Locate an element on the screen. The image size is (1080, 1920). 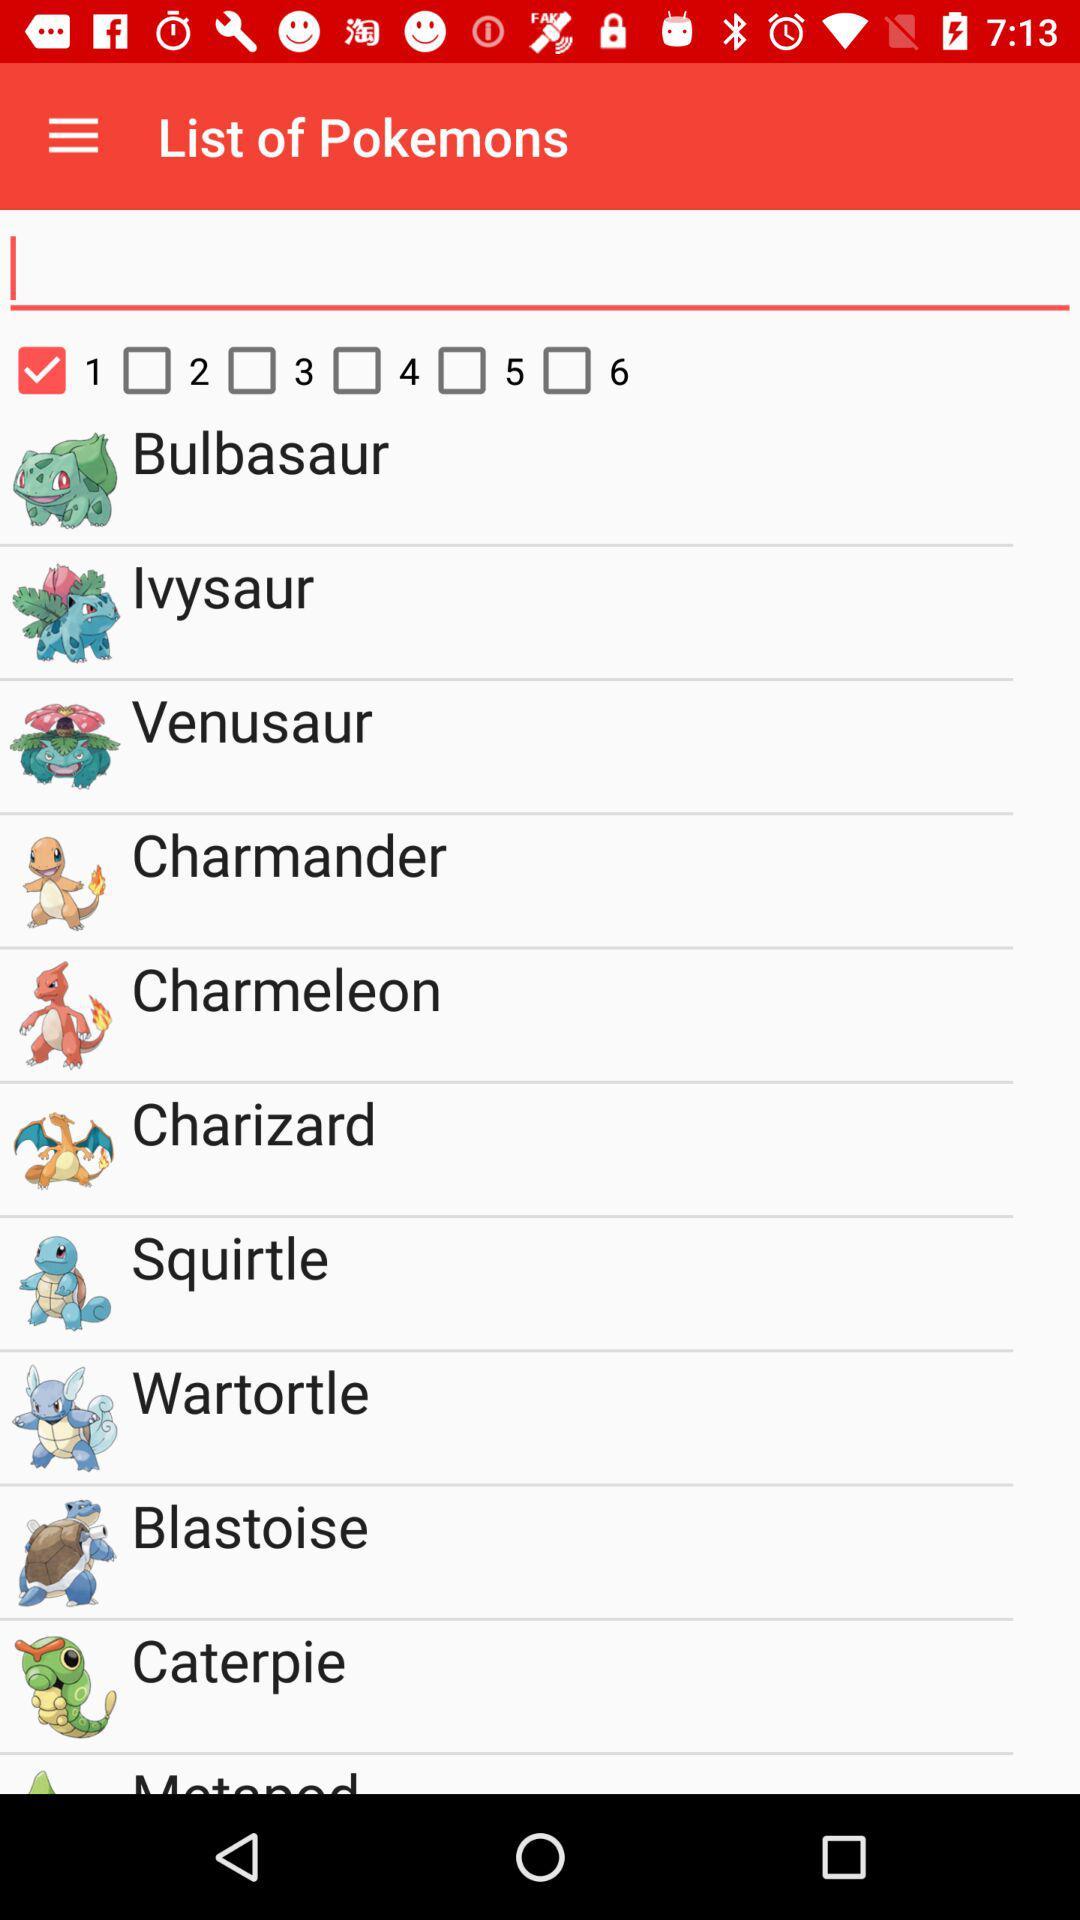
6 is located at coordinates (577, 370).